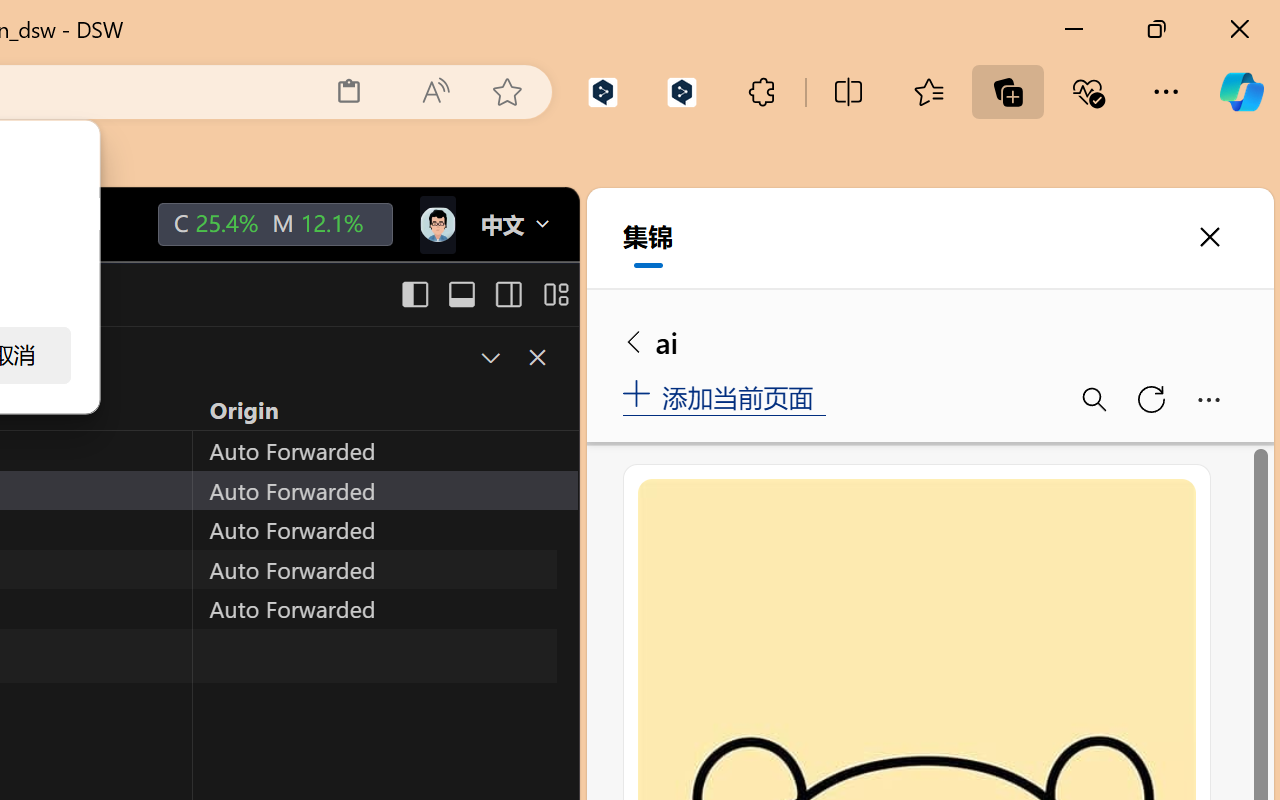 The height and width of the screenshot is (800, 1280). I want to click on 'Toggle Secondary Side Bar (Ctrl+Alt+B)', so click(506, 294).